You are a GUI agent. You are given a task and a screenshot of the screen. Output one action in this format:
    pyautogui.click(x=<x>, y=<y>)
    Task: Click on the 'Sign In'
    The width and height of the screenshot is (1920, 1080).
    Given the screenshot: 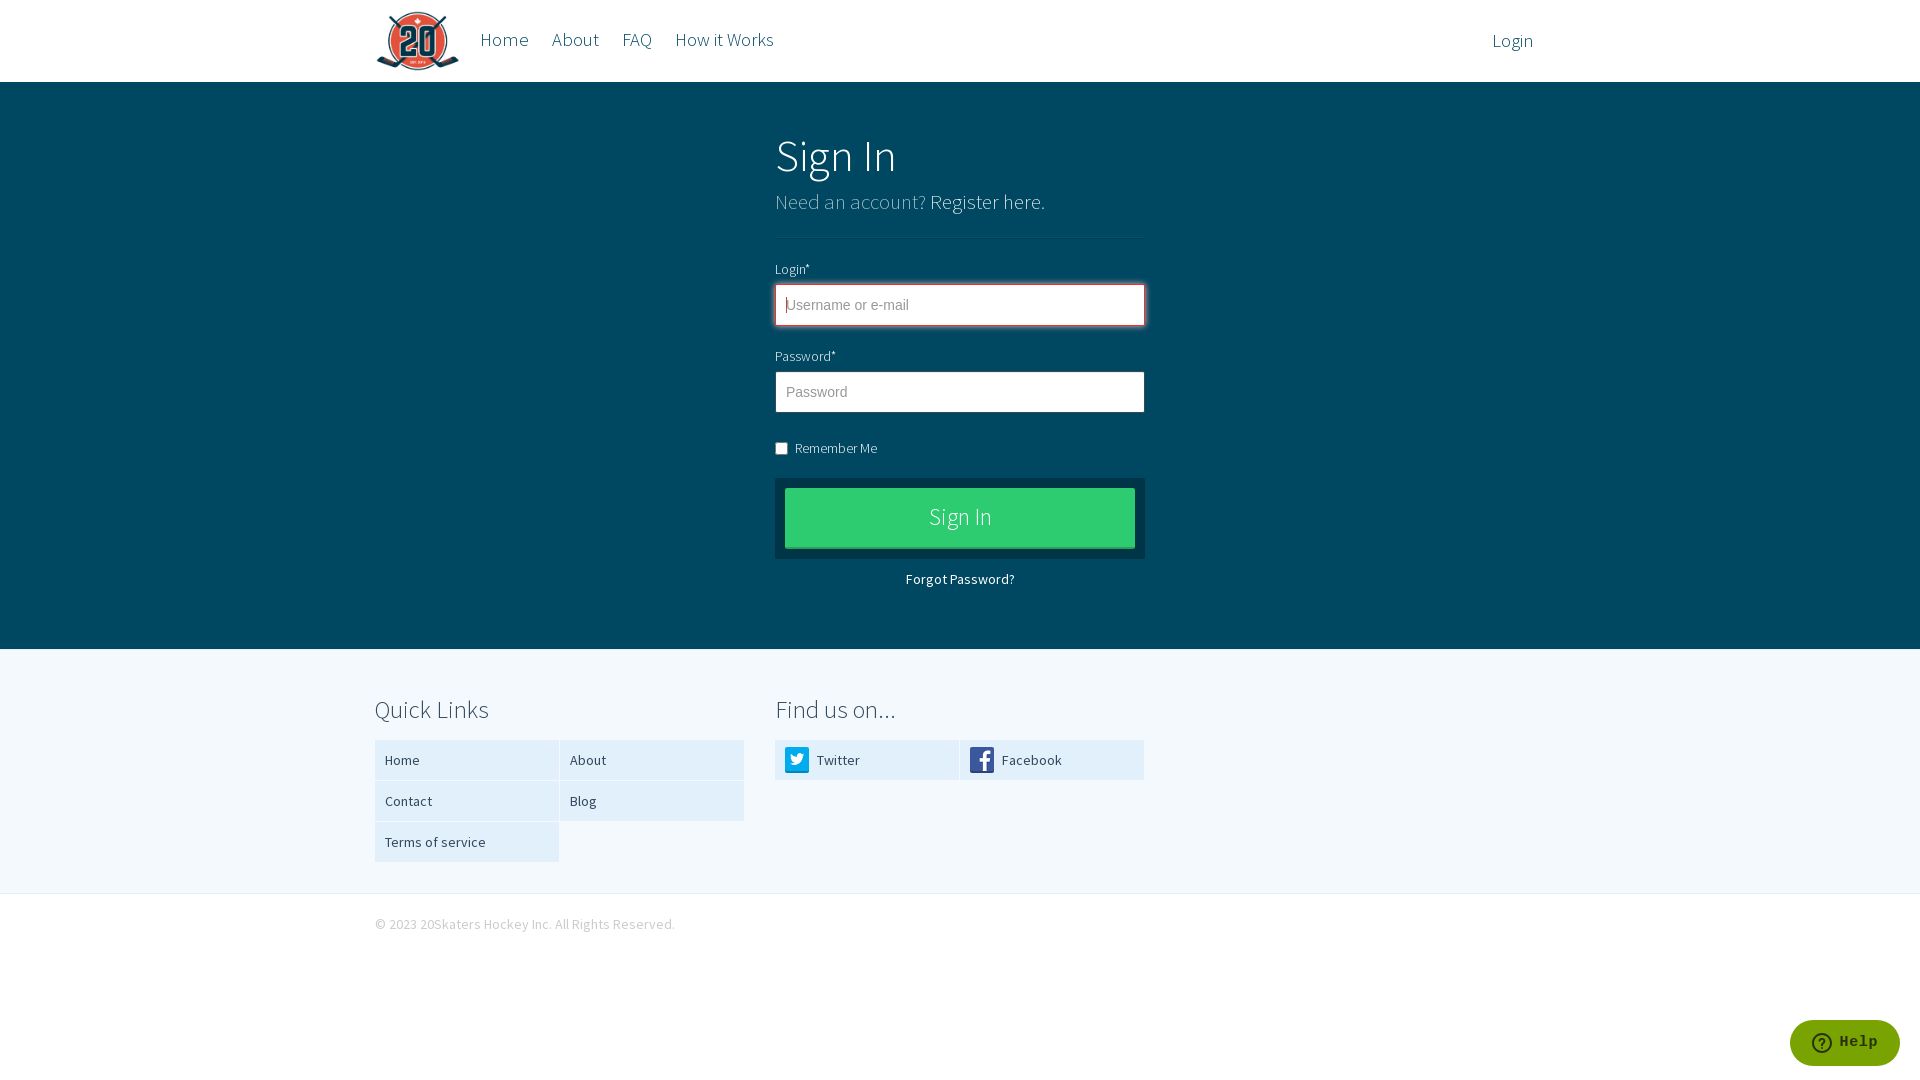 What is the action you would take?
    pyautogui.click(x=960, y=517)
    